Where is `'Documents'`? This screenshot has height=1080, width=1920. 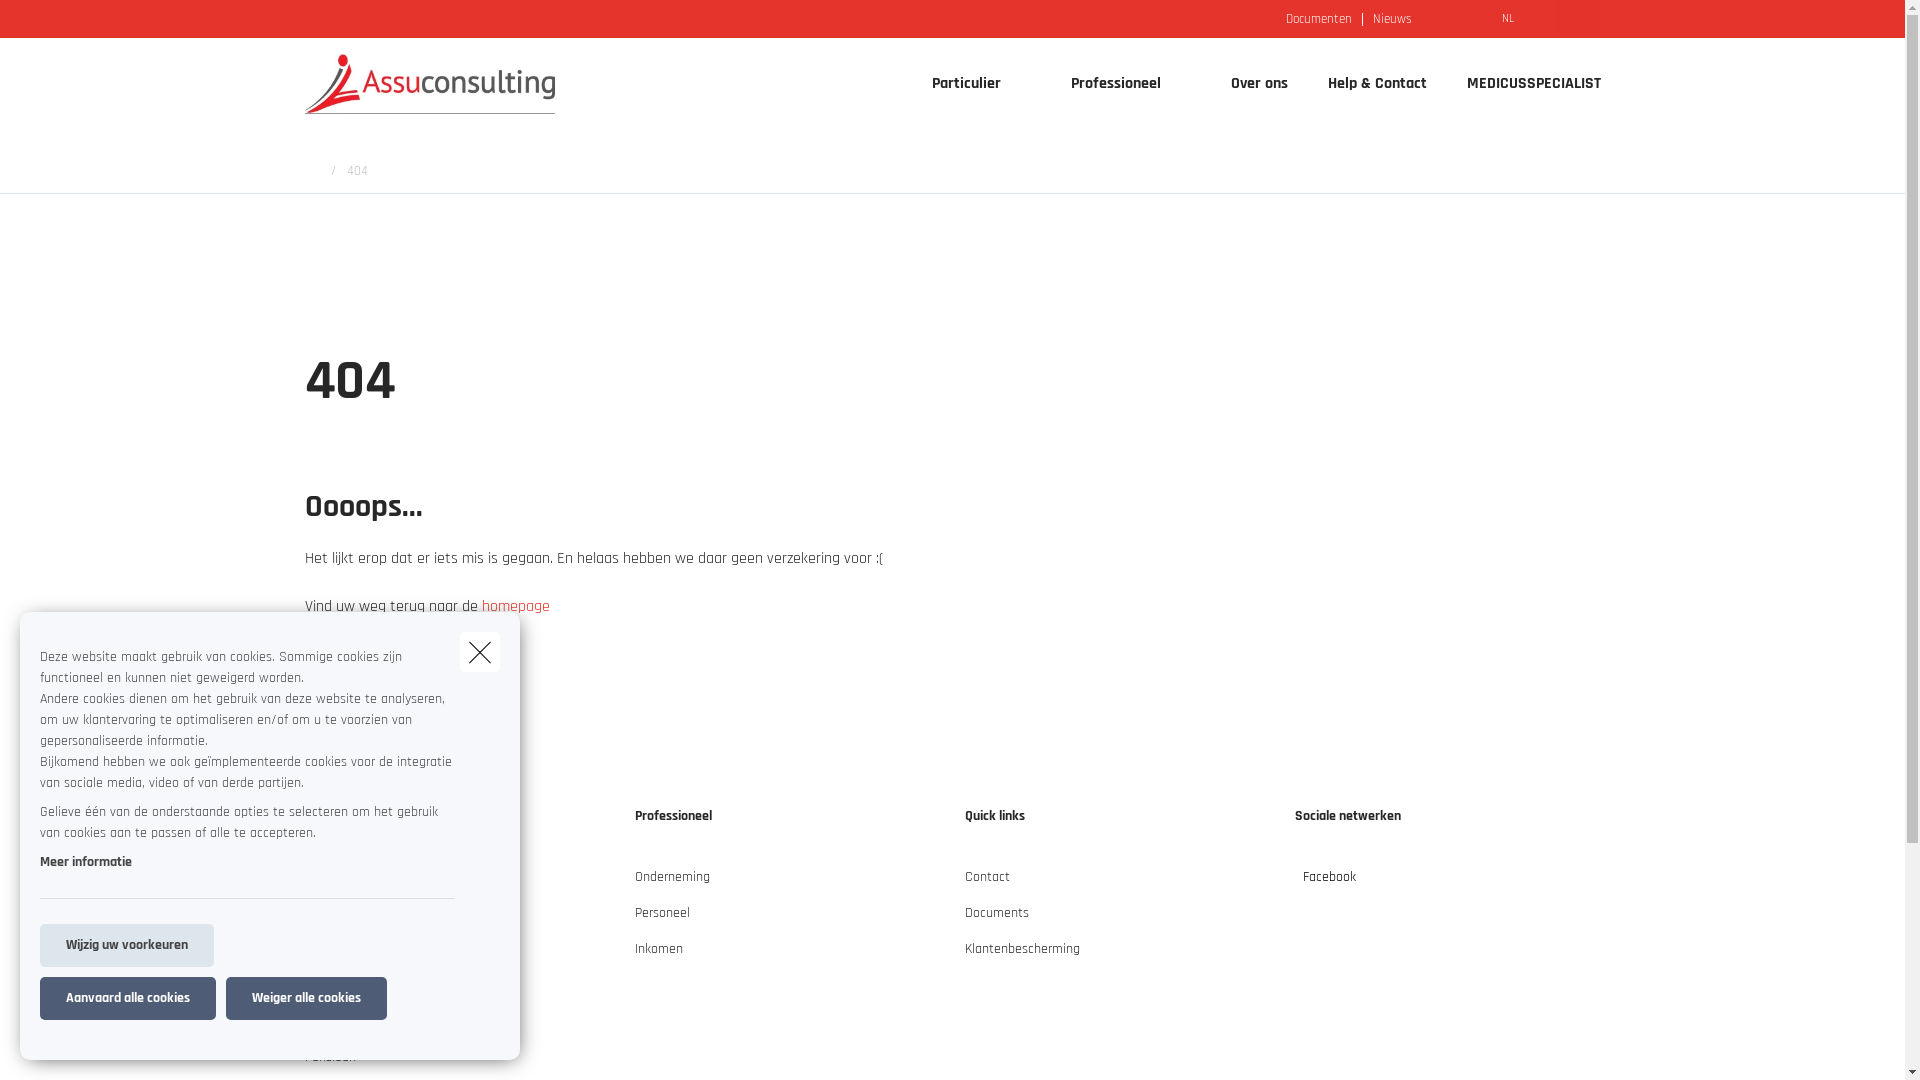 'Documents' is located at coordinates (996, 921).